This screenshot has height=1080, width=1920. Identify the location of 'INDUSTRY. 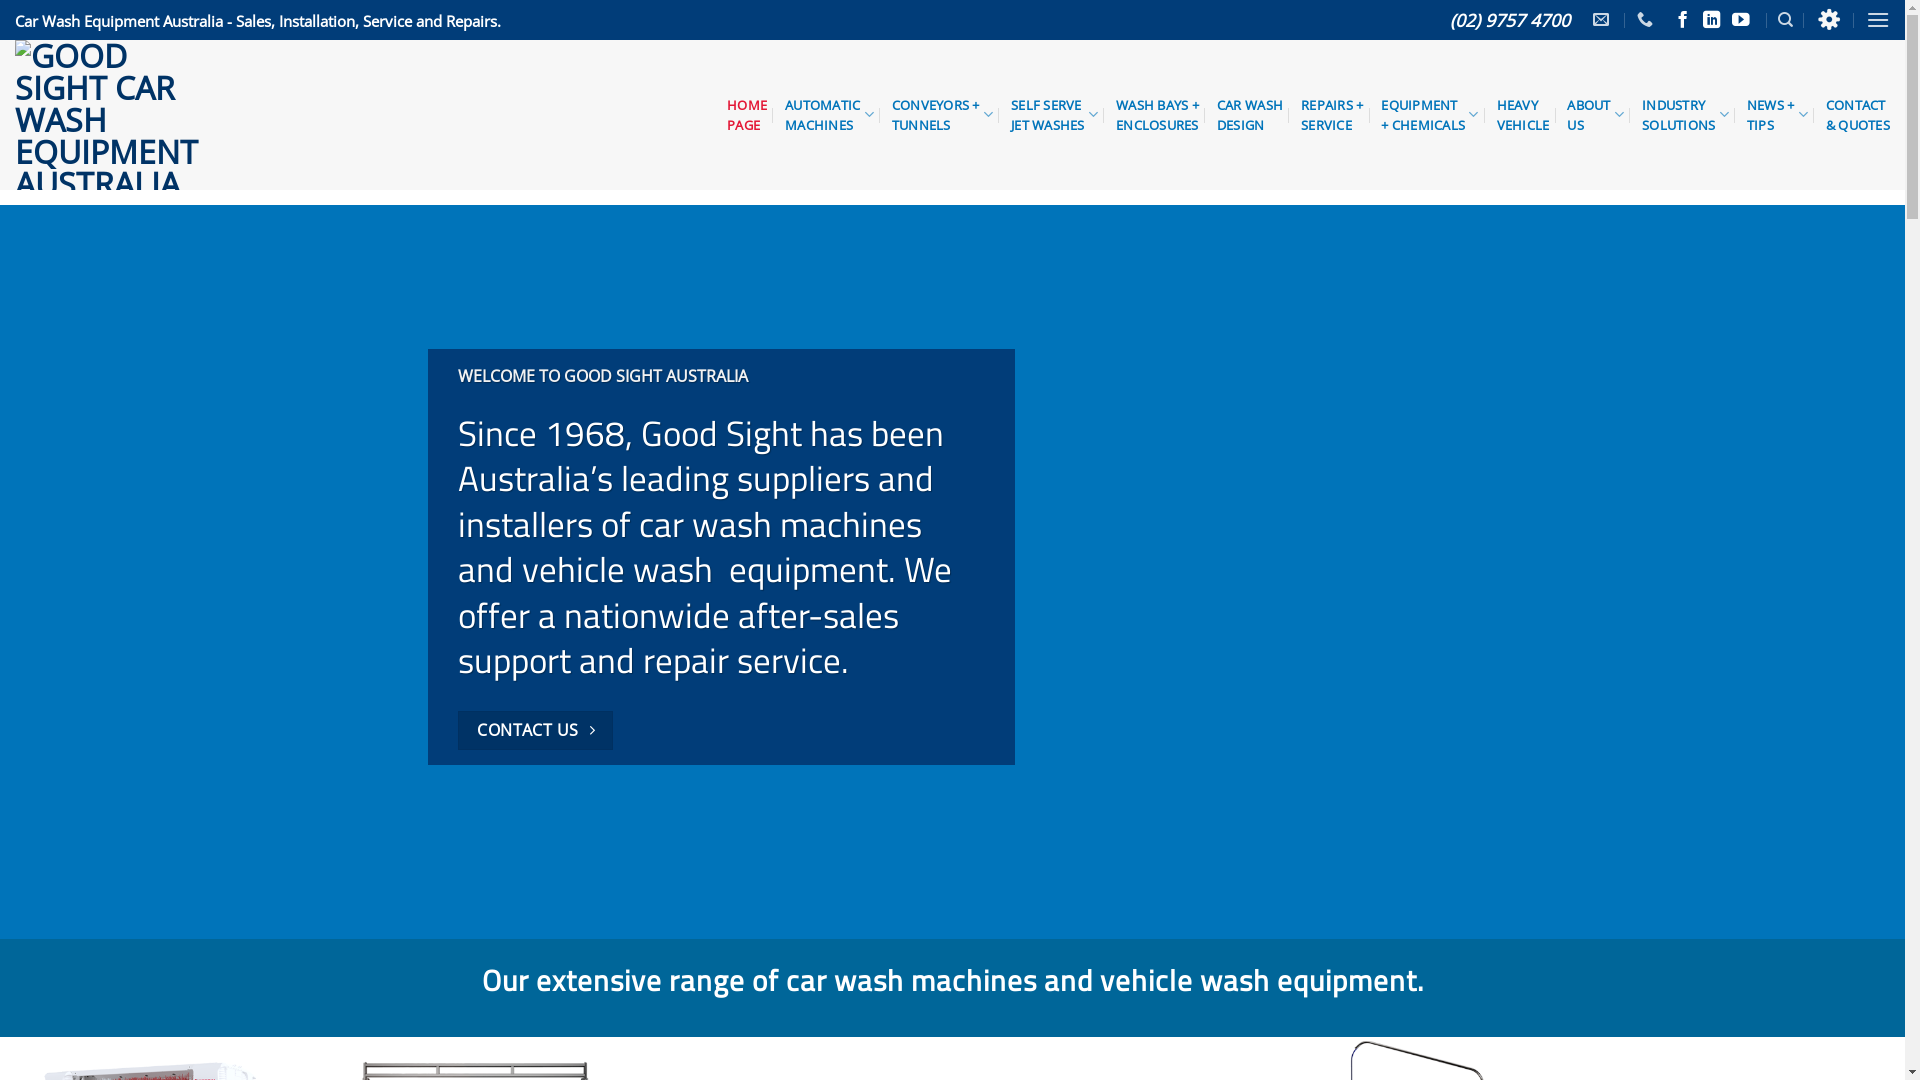
(1641, 115).